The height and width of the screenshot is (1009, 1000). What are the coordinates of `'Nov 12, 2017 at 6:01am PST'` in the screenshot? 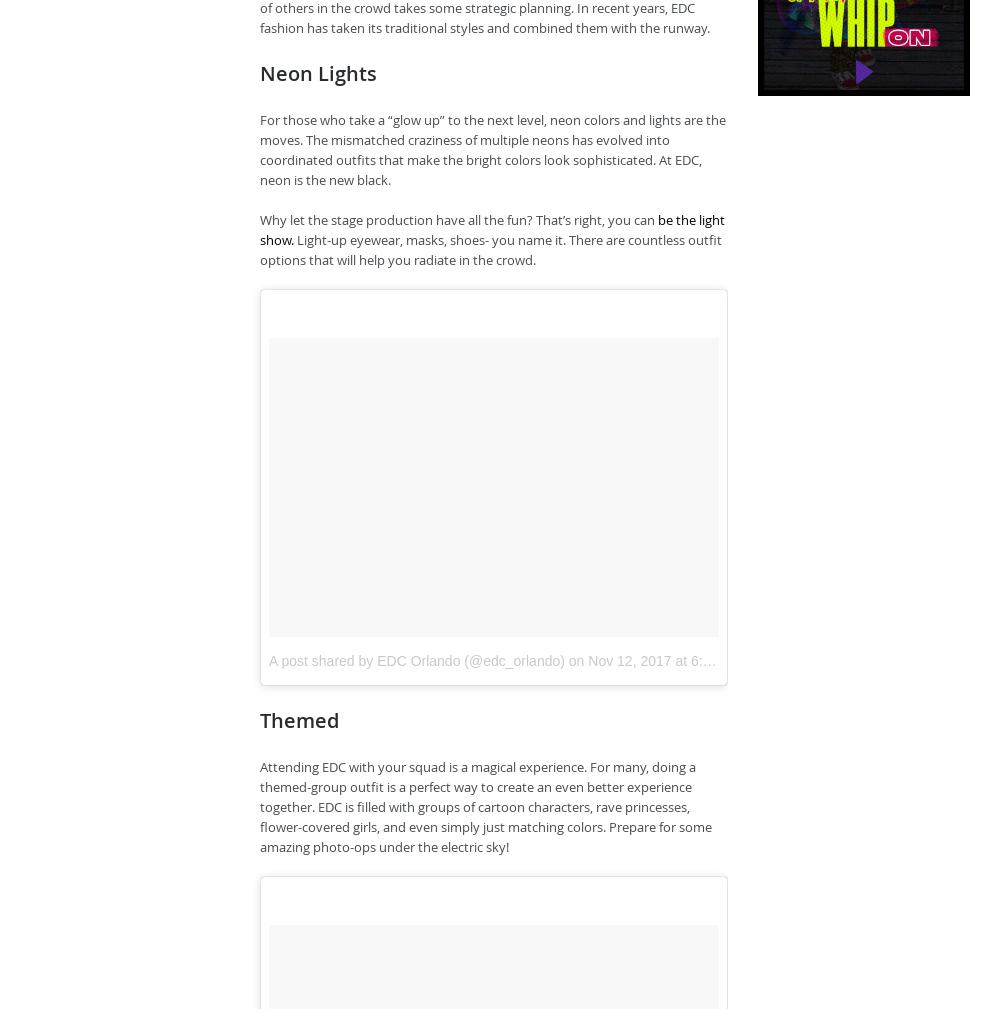 It's located at (678, 659).